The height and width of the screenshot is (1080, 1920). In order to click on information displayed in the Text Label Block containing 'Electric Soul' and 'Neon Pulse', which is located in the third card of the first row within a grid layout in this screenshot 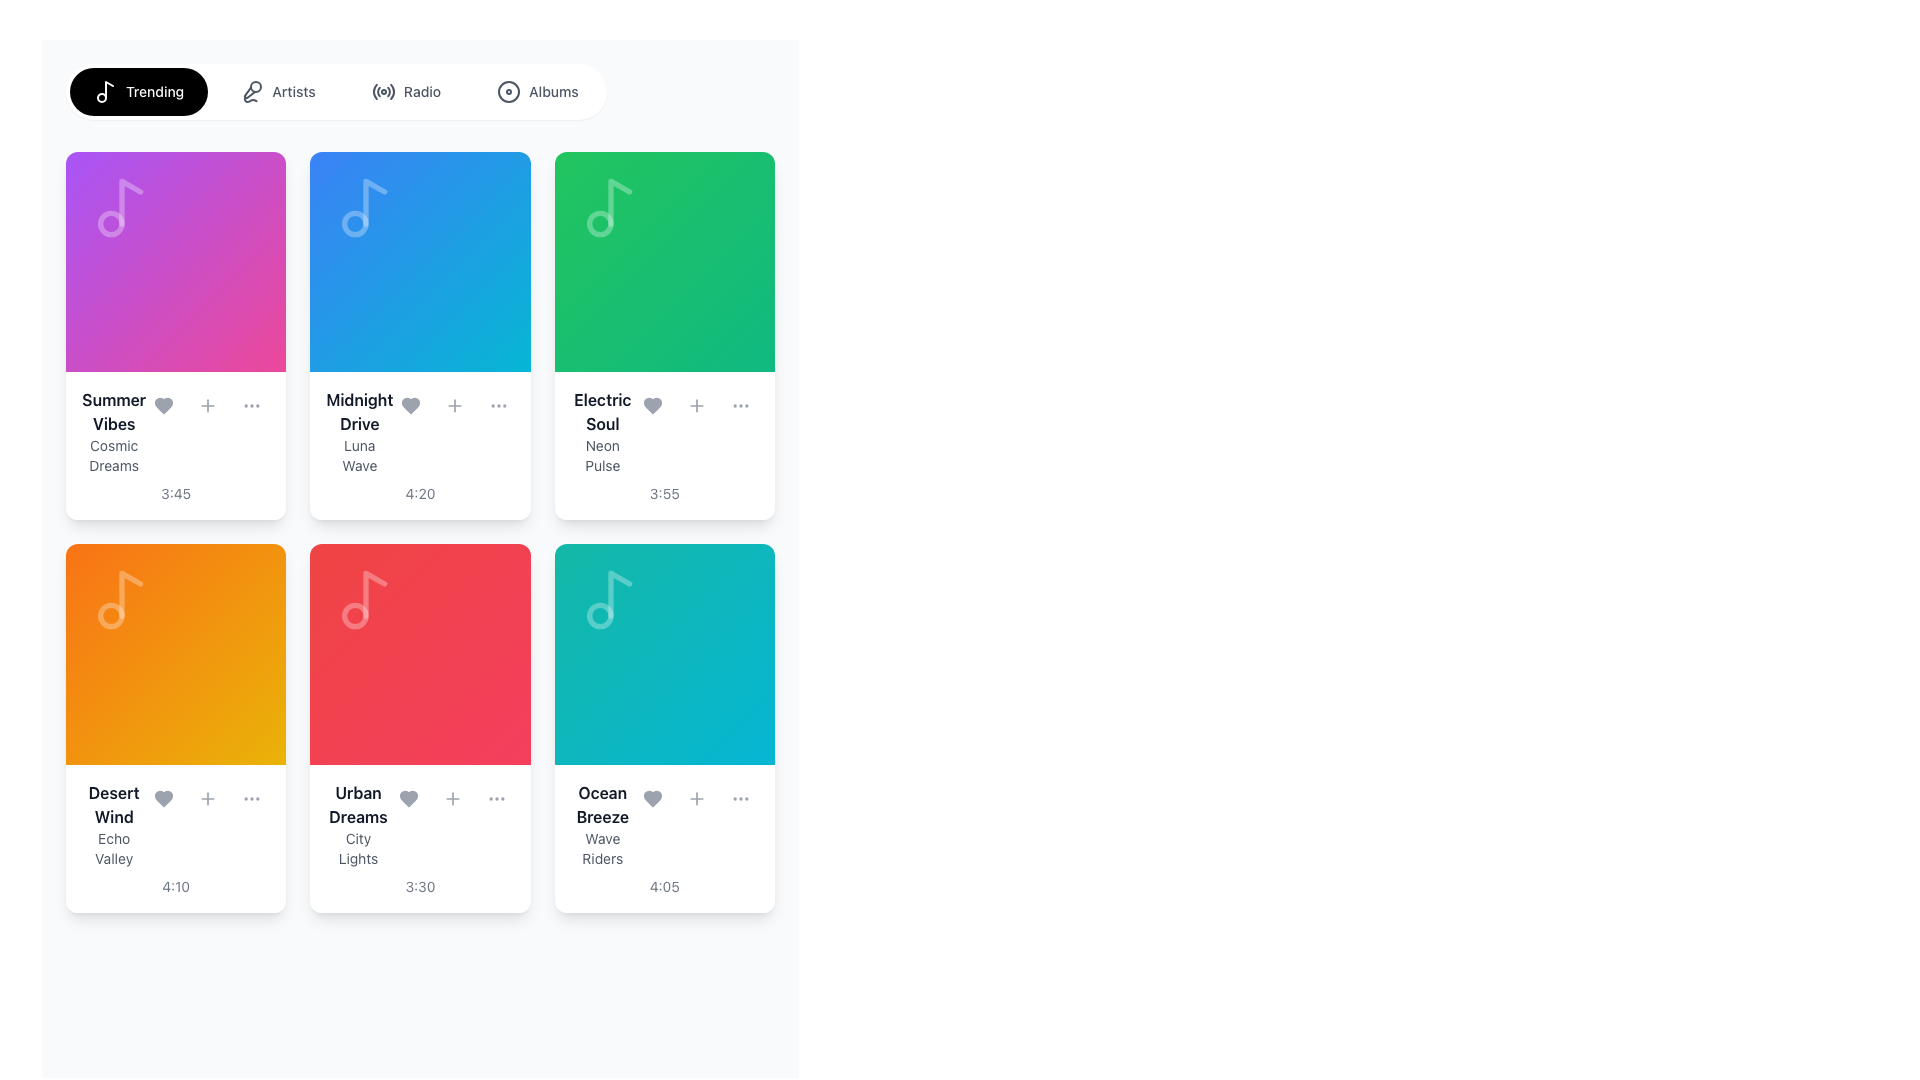, I will do `click(601, 431)`.